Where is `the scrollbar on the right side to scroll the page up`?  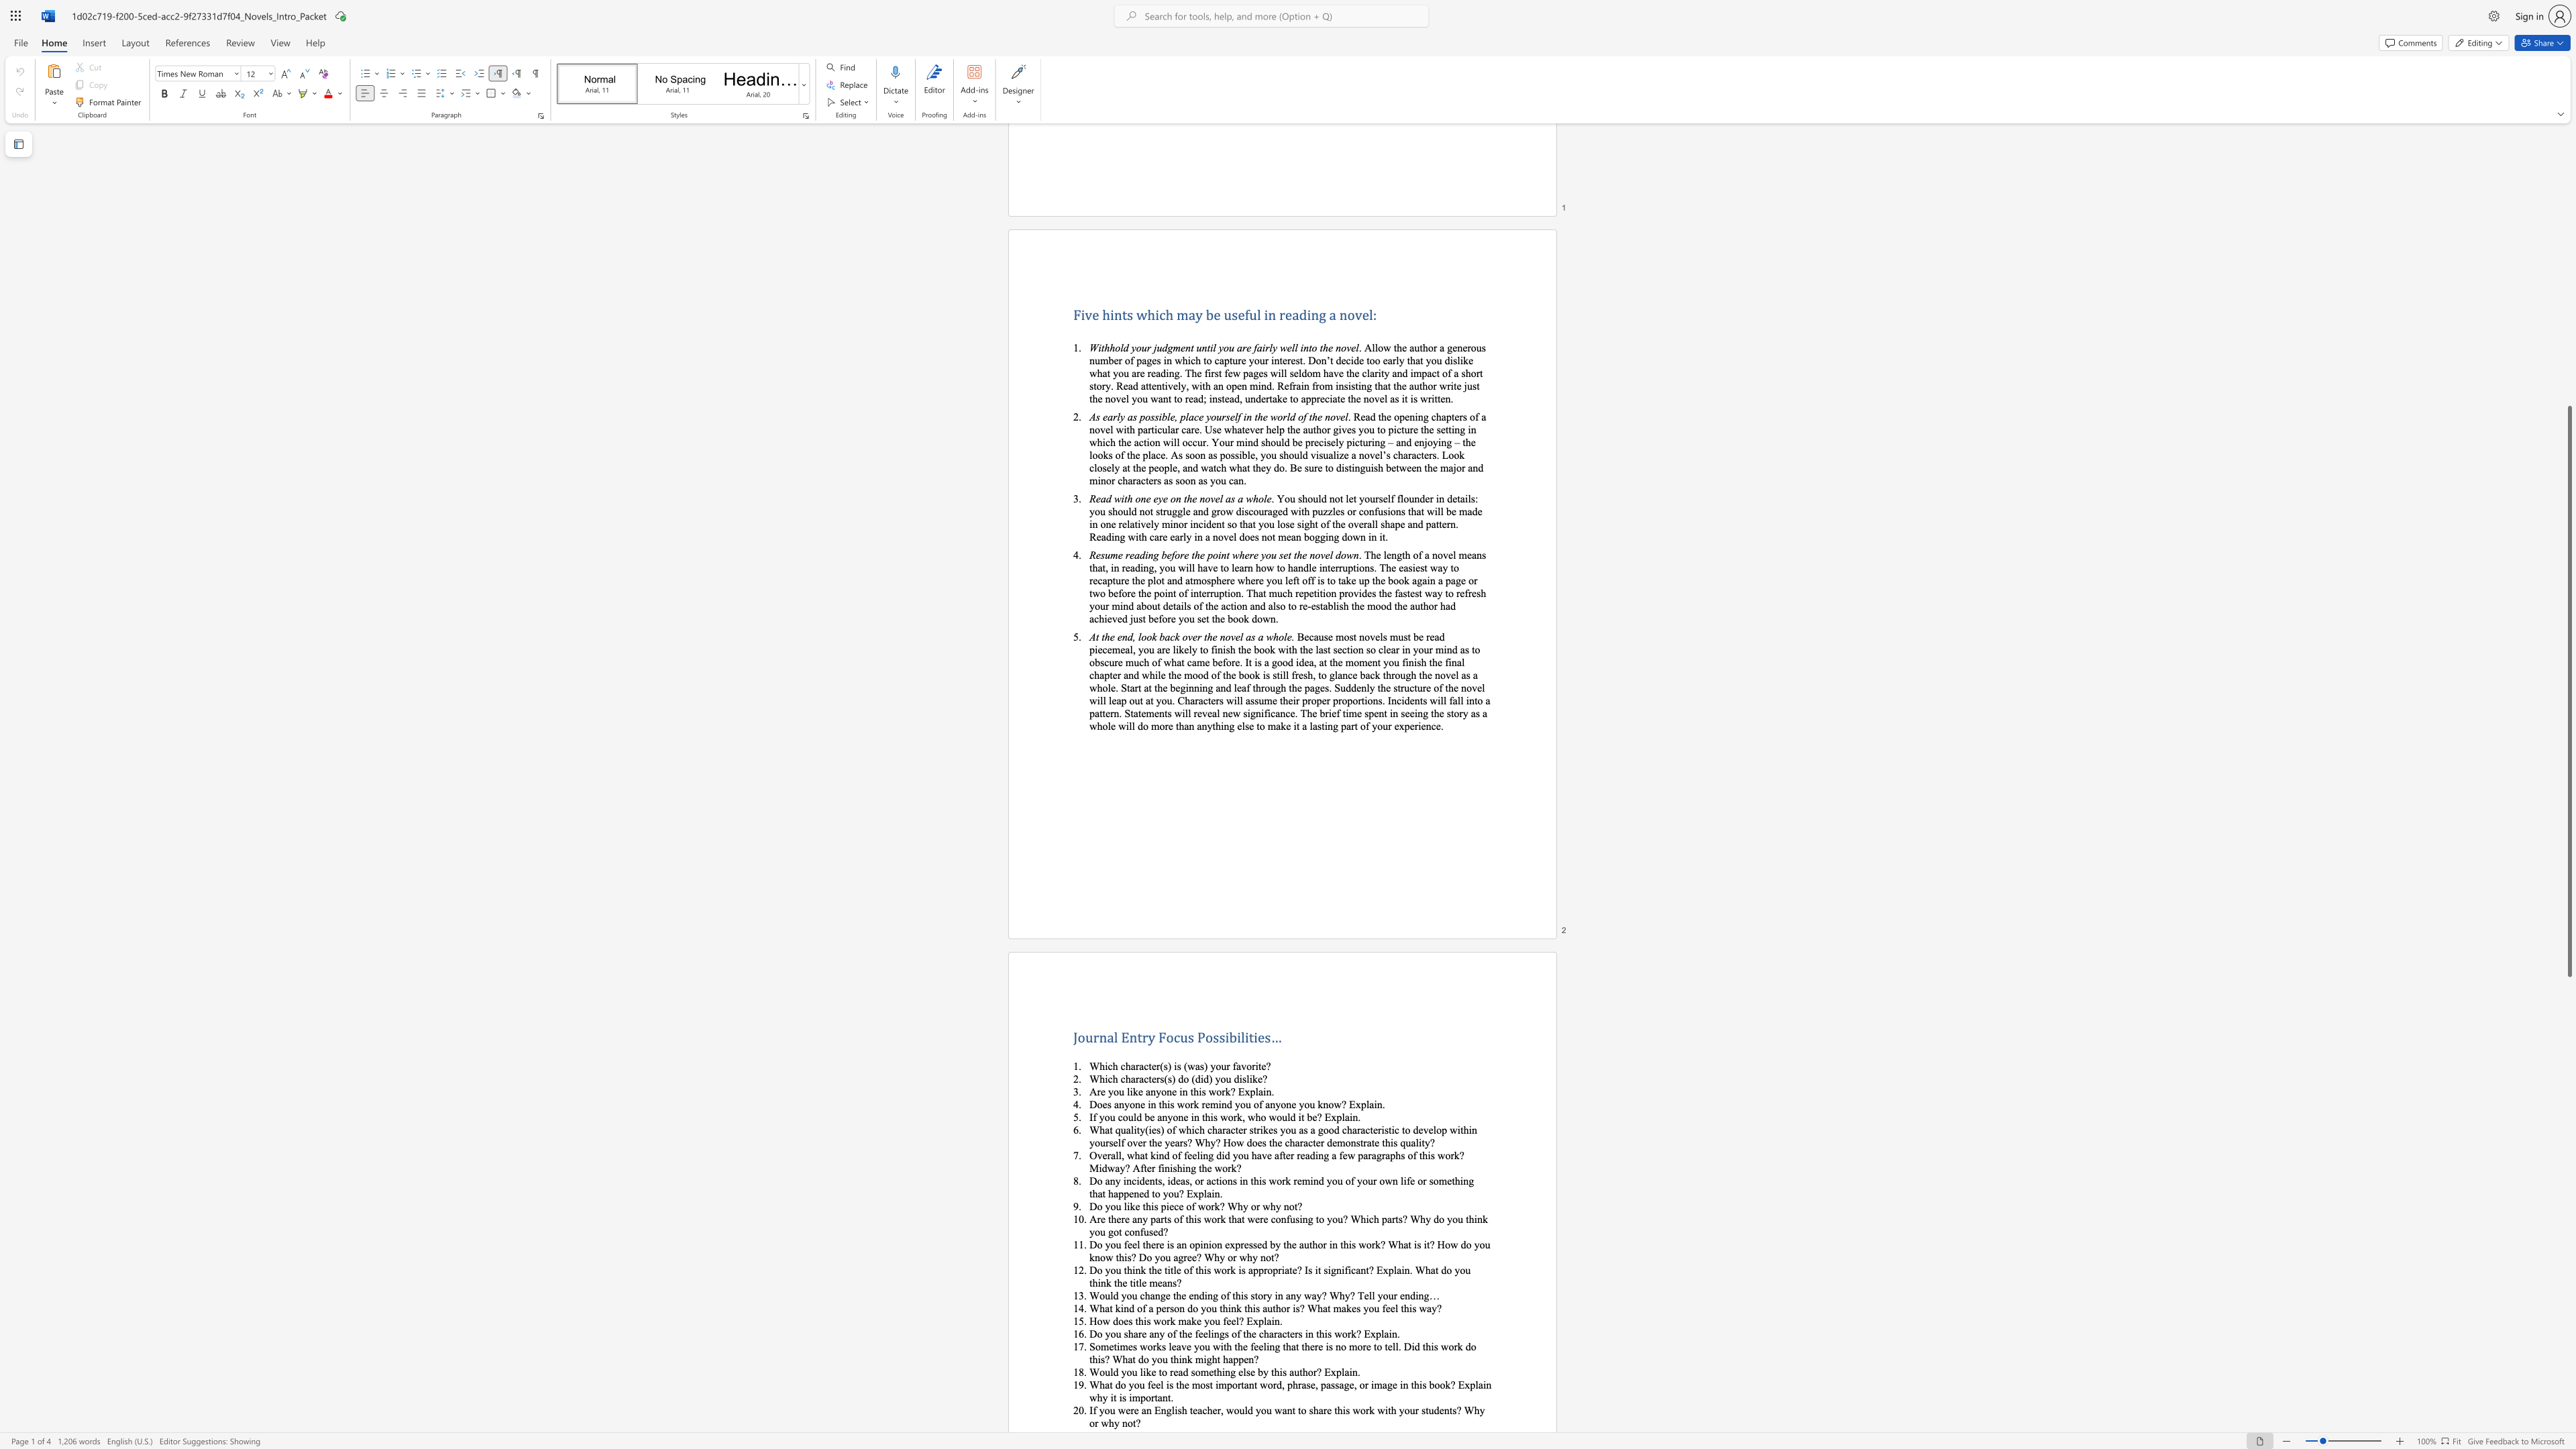 the scrollbar on the right side to scroll the page up is located at coordinates (2568, 154).